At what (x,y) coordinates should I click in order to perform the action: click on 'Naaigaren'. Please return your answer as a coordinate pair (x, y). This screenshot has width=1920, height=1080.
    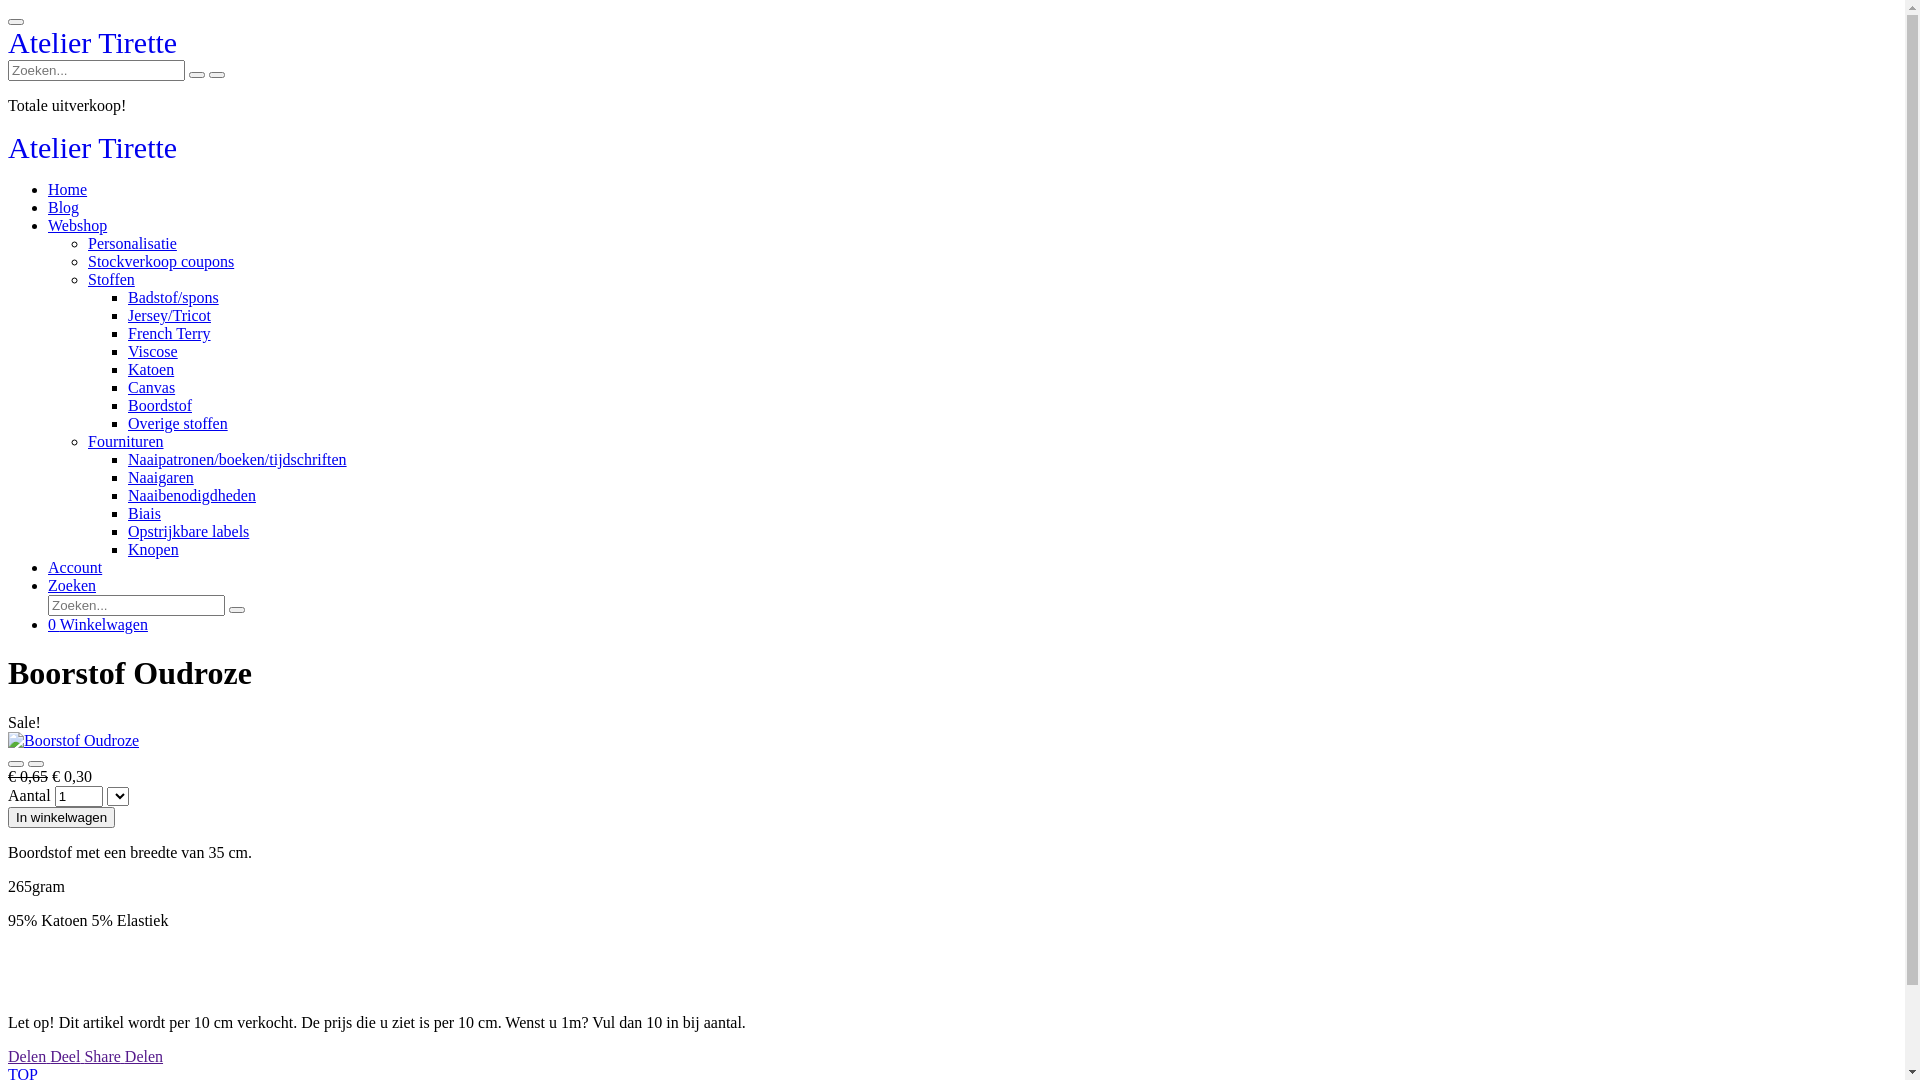
    Looking at the image, I should click on (161, 477).